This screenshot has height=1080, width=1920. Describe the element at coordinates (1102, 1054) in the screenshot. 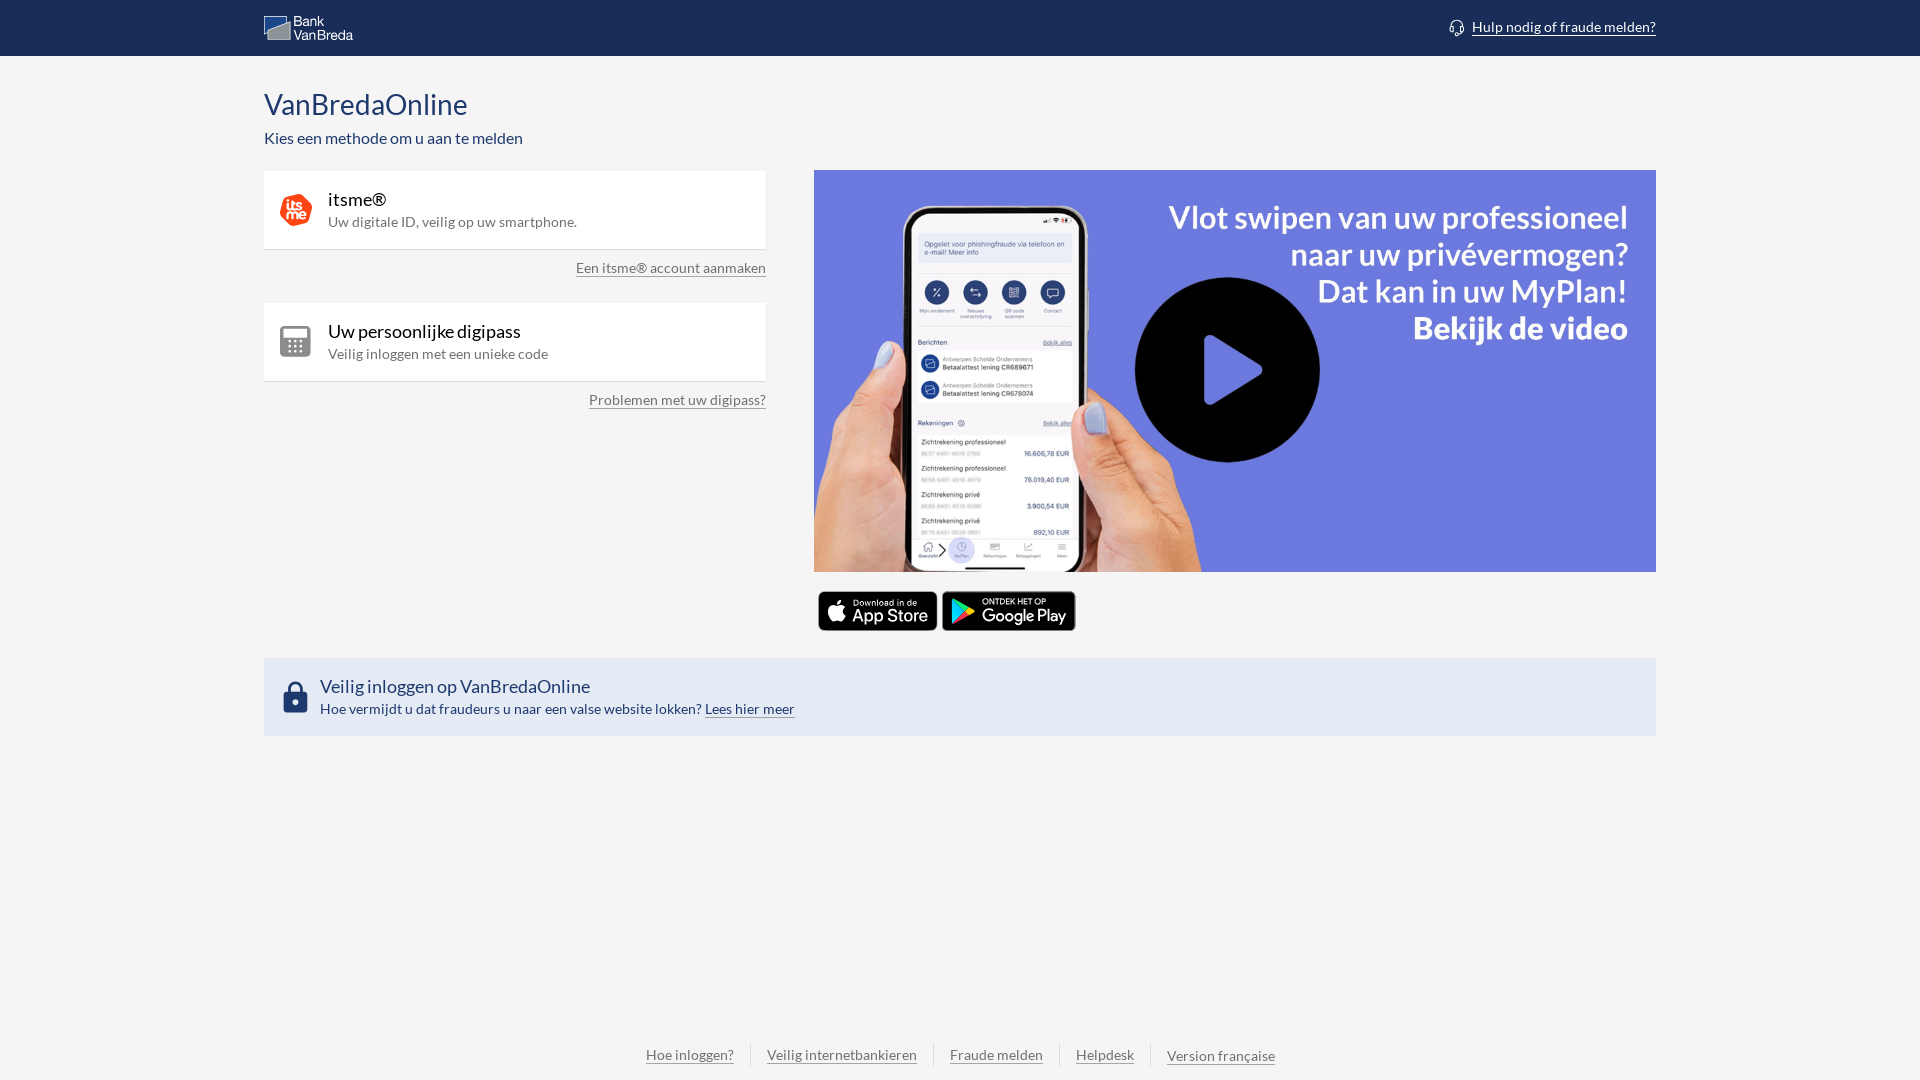

I see `'Helpdesk'` at that location.